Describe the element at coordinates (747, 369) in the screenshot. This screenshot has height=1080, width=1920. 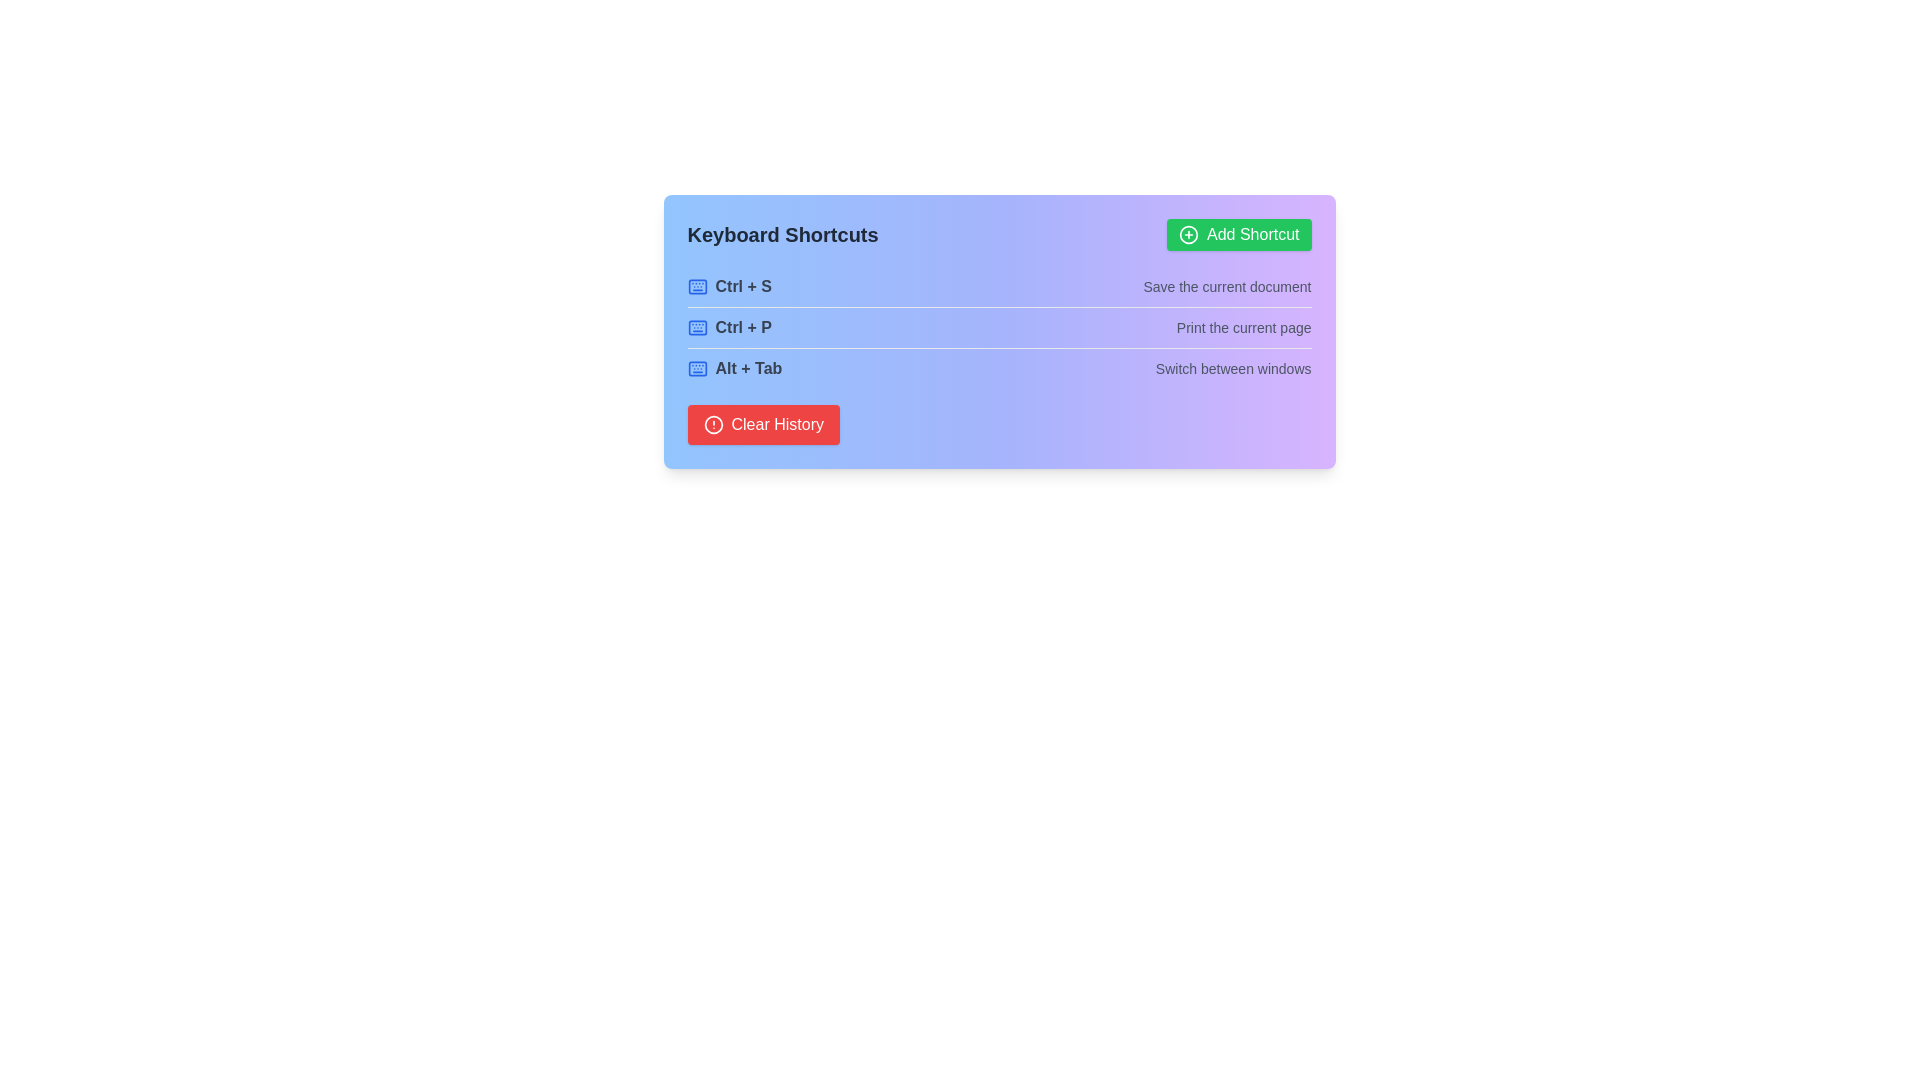
I see `the text label displaying the keyboard shortcut 'Alt + Tab', which is the third item in a vertical list of keyboard shortcuts` at that location.